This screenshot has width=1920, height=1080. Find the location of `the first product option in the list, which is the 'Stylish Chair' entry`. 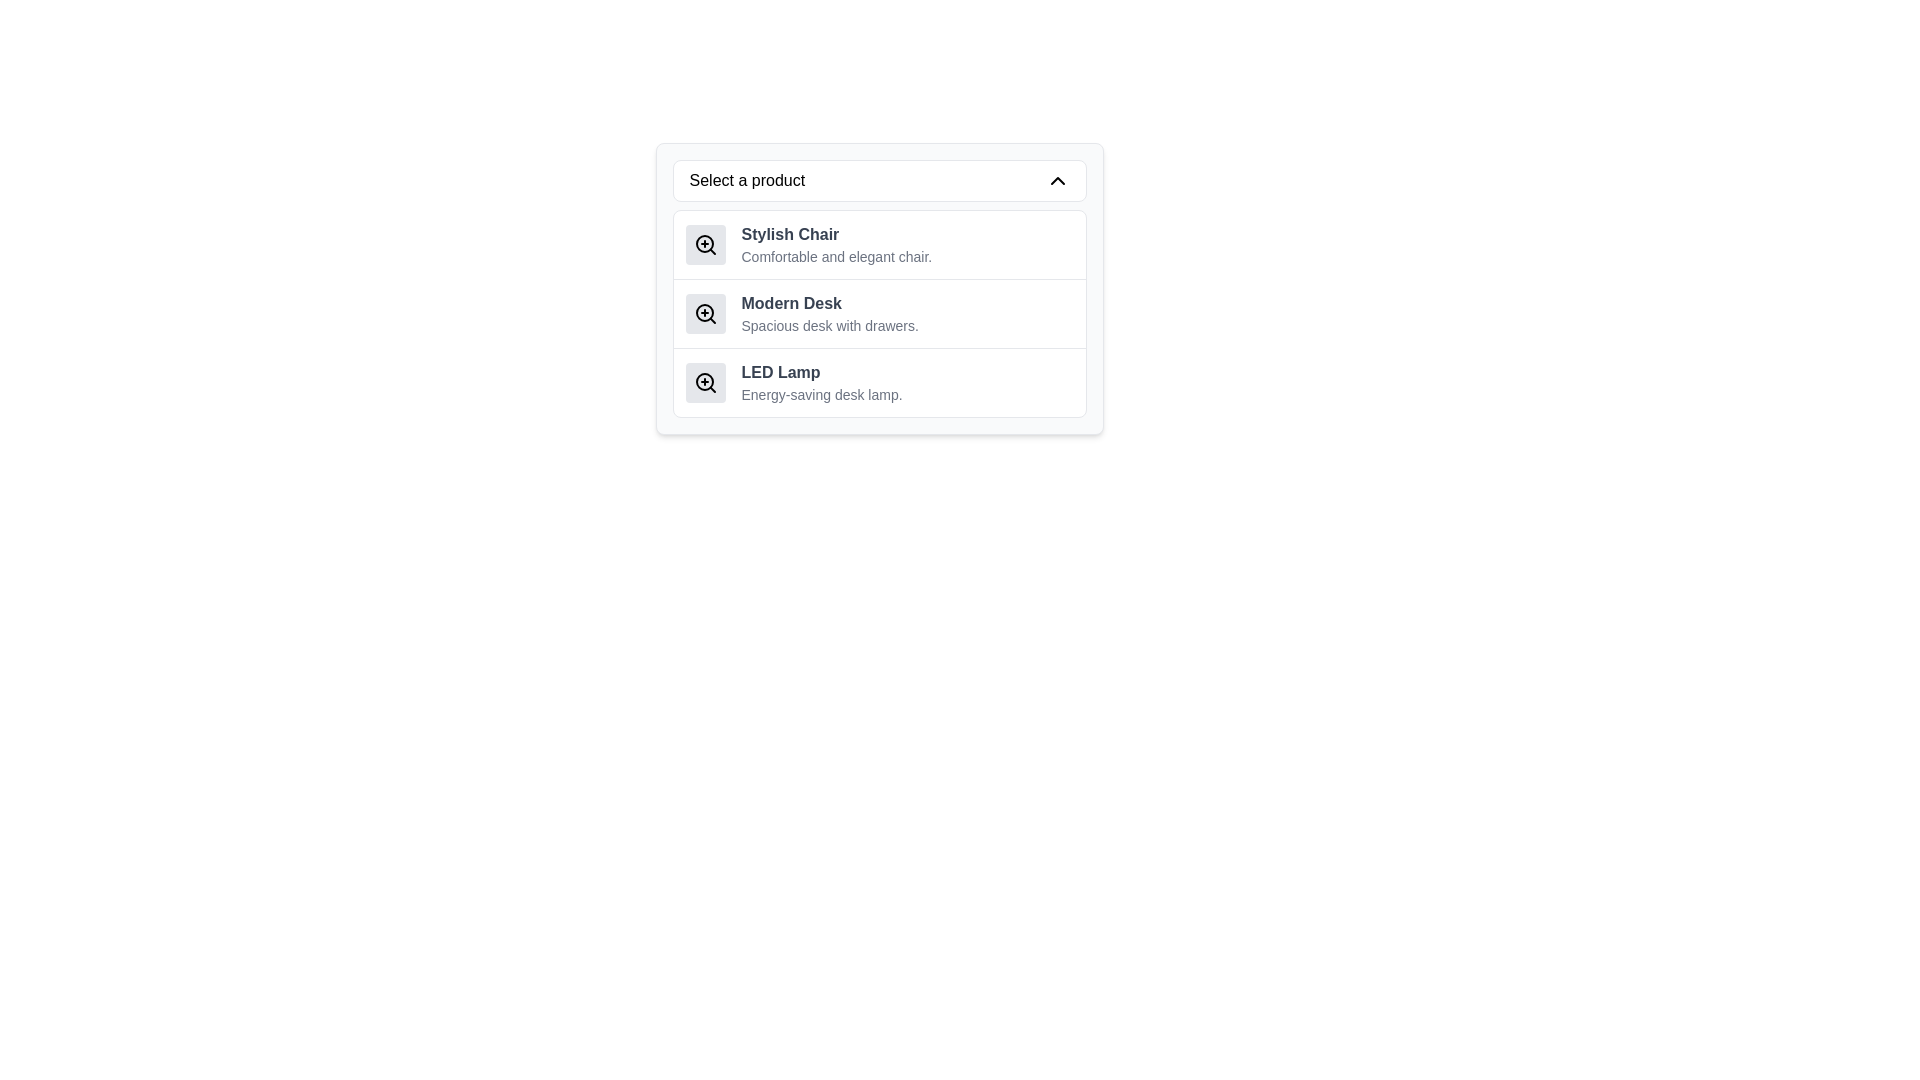

the first product option in the list, which is the 'Stylish Chair' entry is located at coordinates (879, 244).